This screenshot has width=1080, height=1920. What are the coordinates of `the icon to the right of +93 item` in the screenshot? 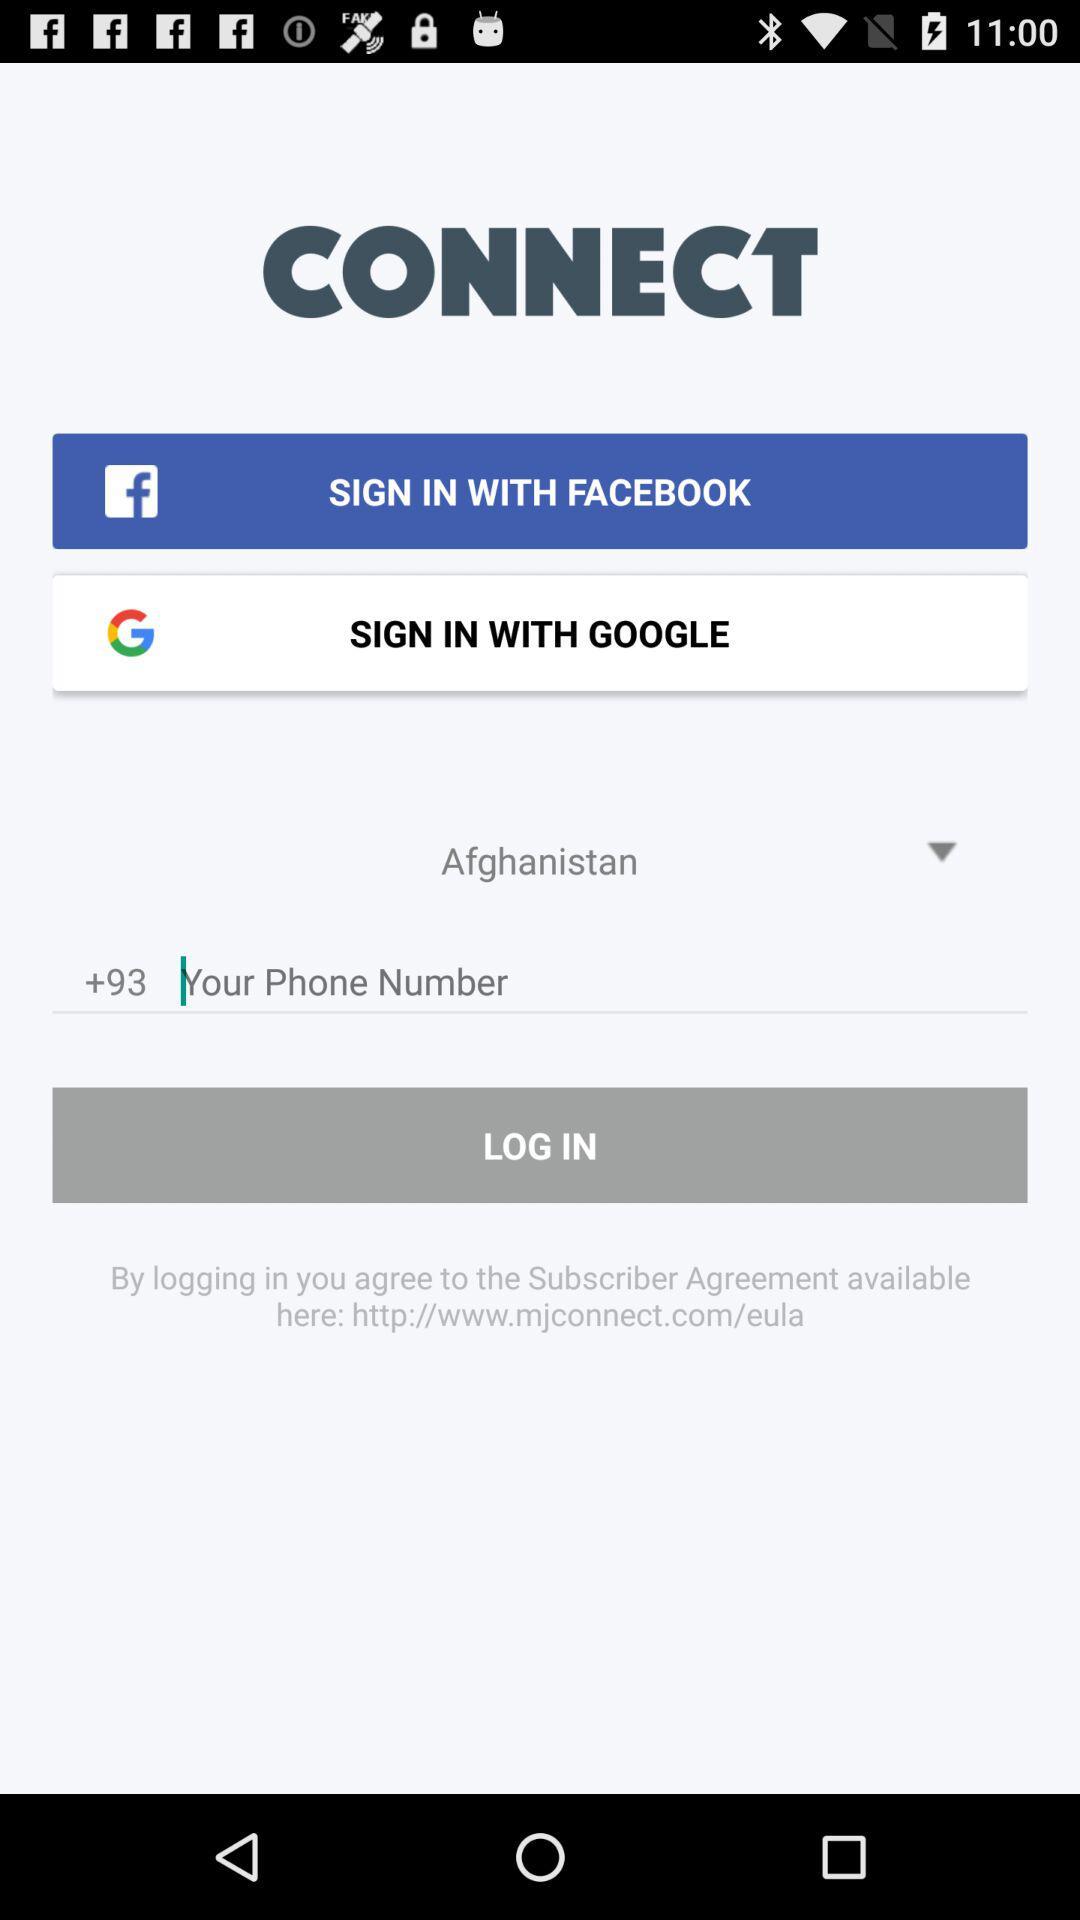 It's located at (603, 986).